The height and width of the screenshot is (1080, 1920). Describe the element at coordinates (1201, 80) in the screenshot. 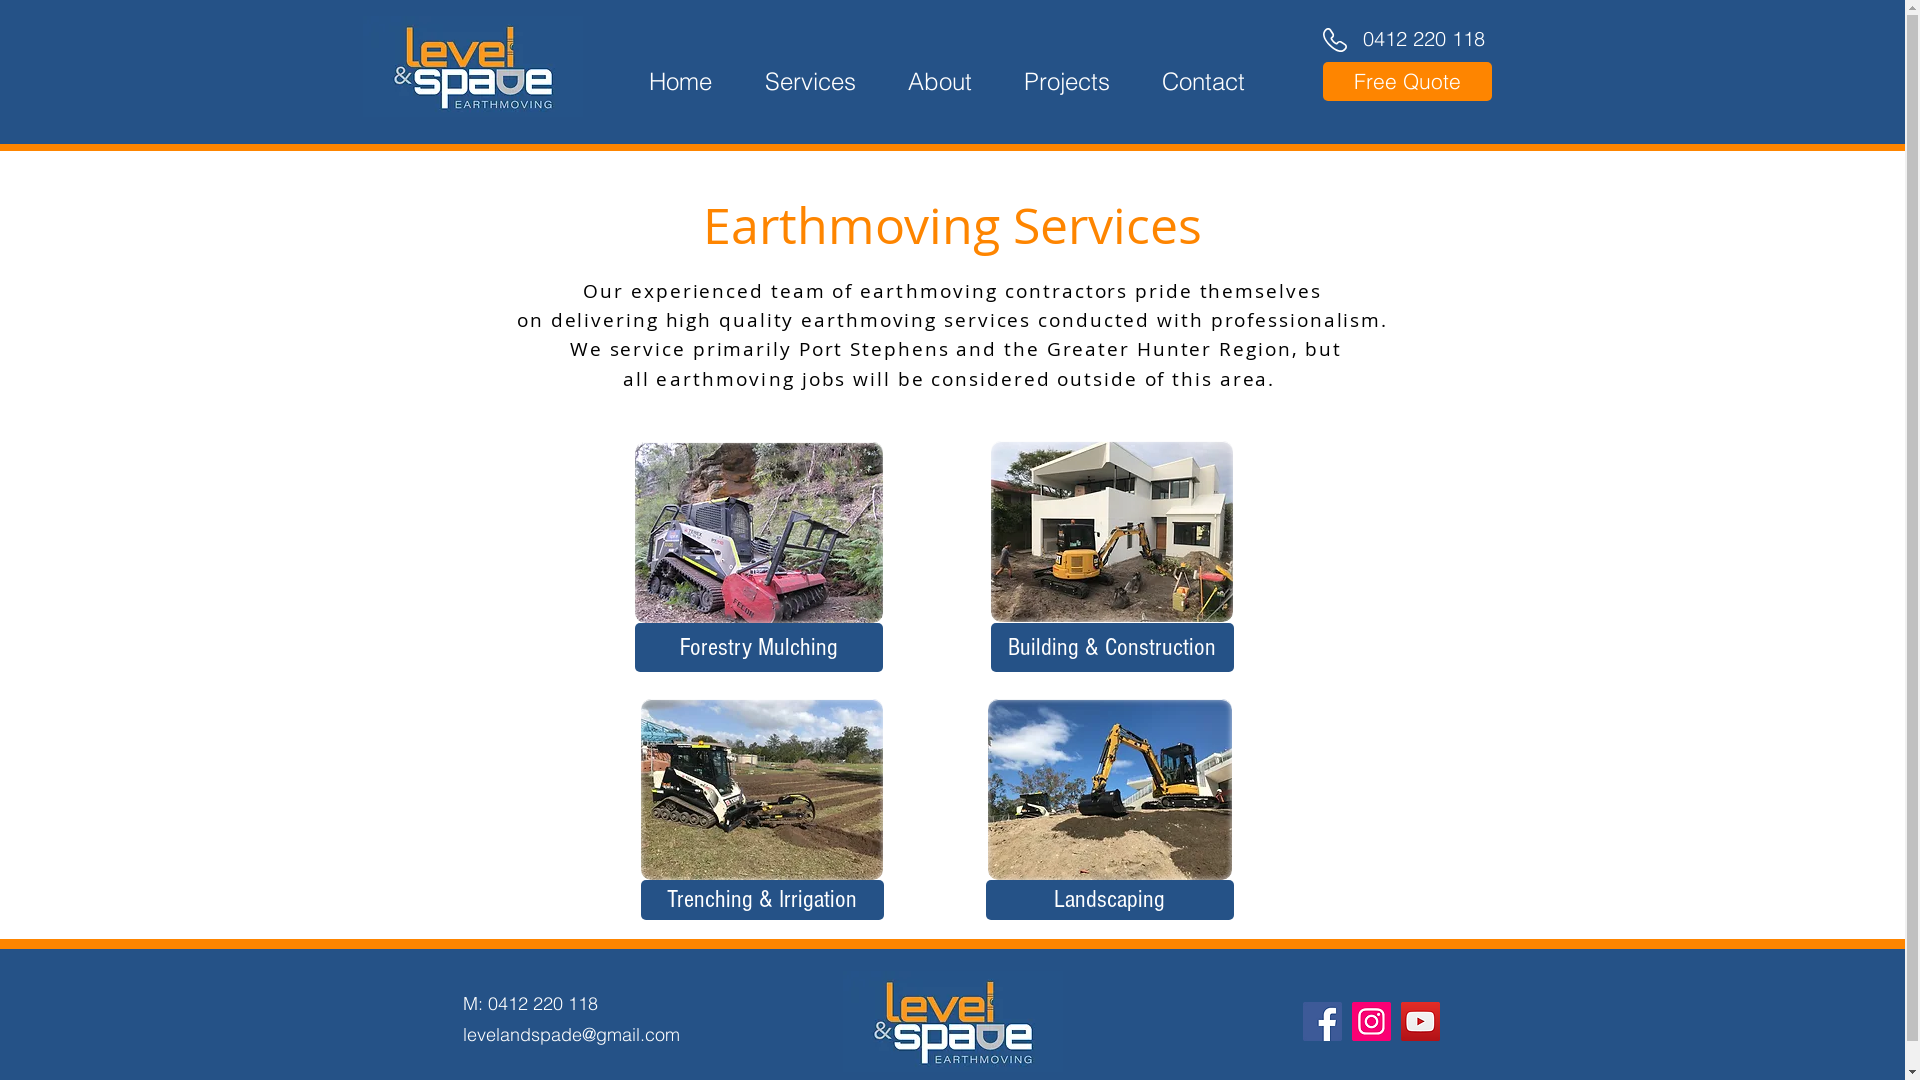

I see `'Contact'` at that location.